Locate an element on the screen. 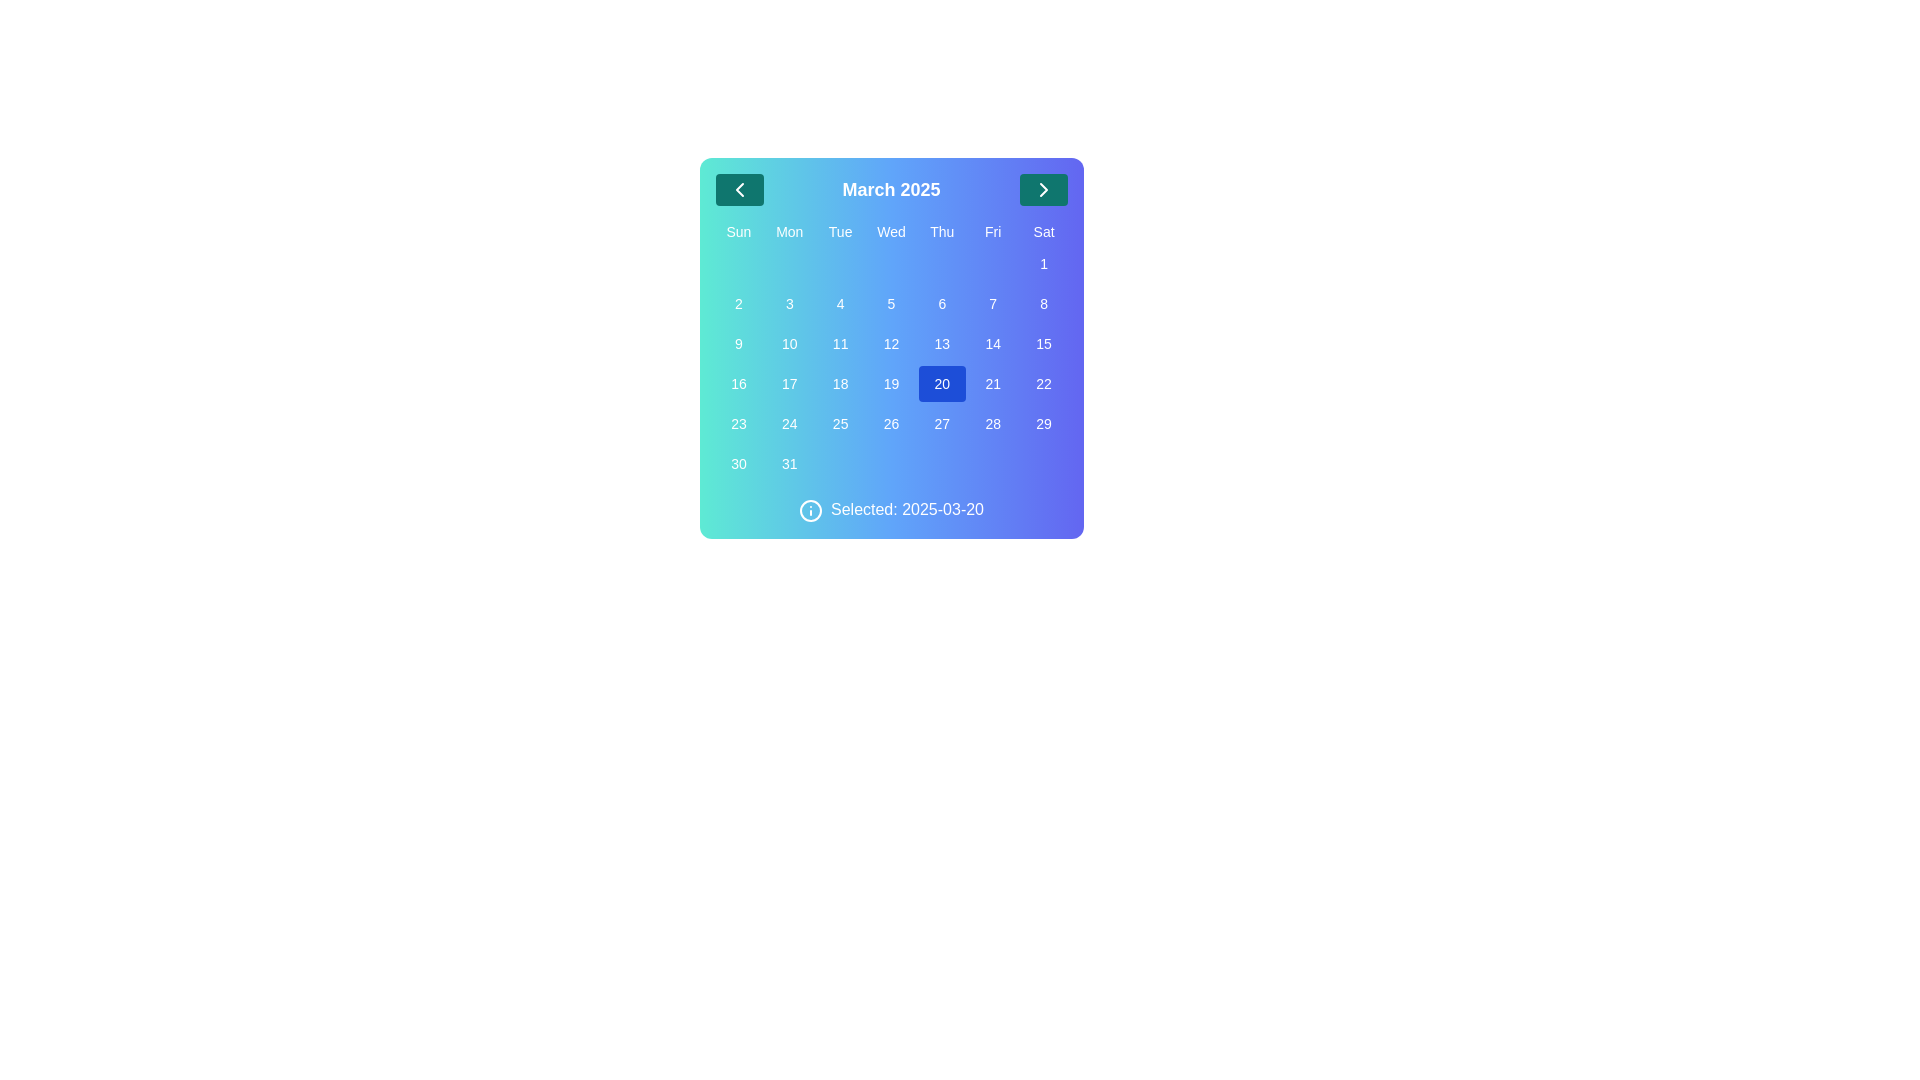  the clickable calendar date button displaying the number '23' located in the last column and fifth row of the calendar grid is located at coordinates (738, 423).